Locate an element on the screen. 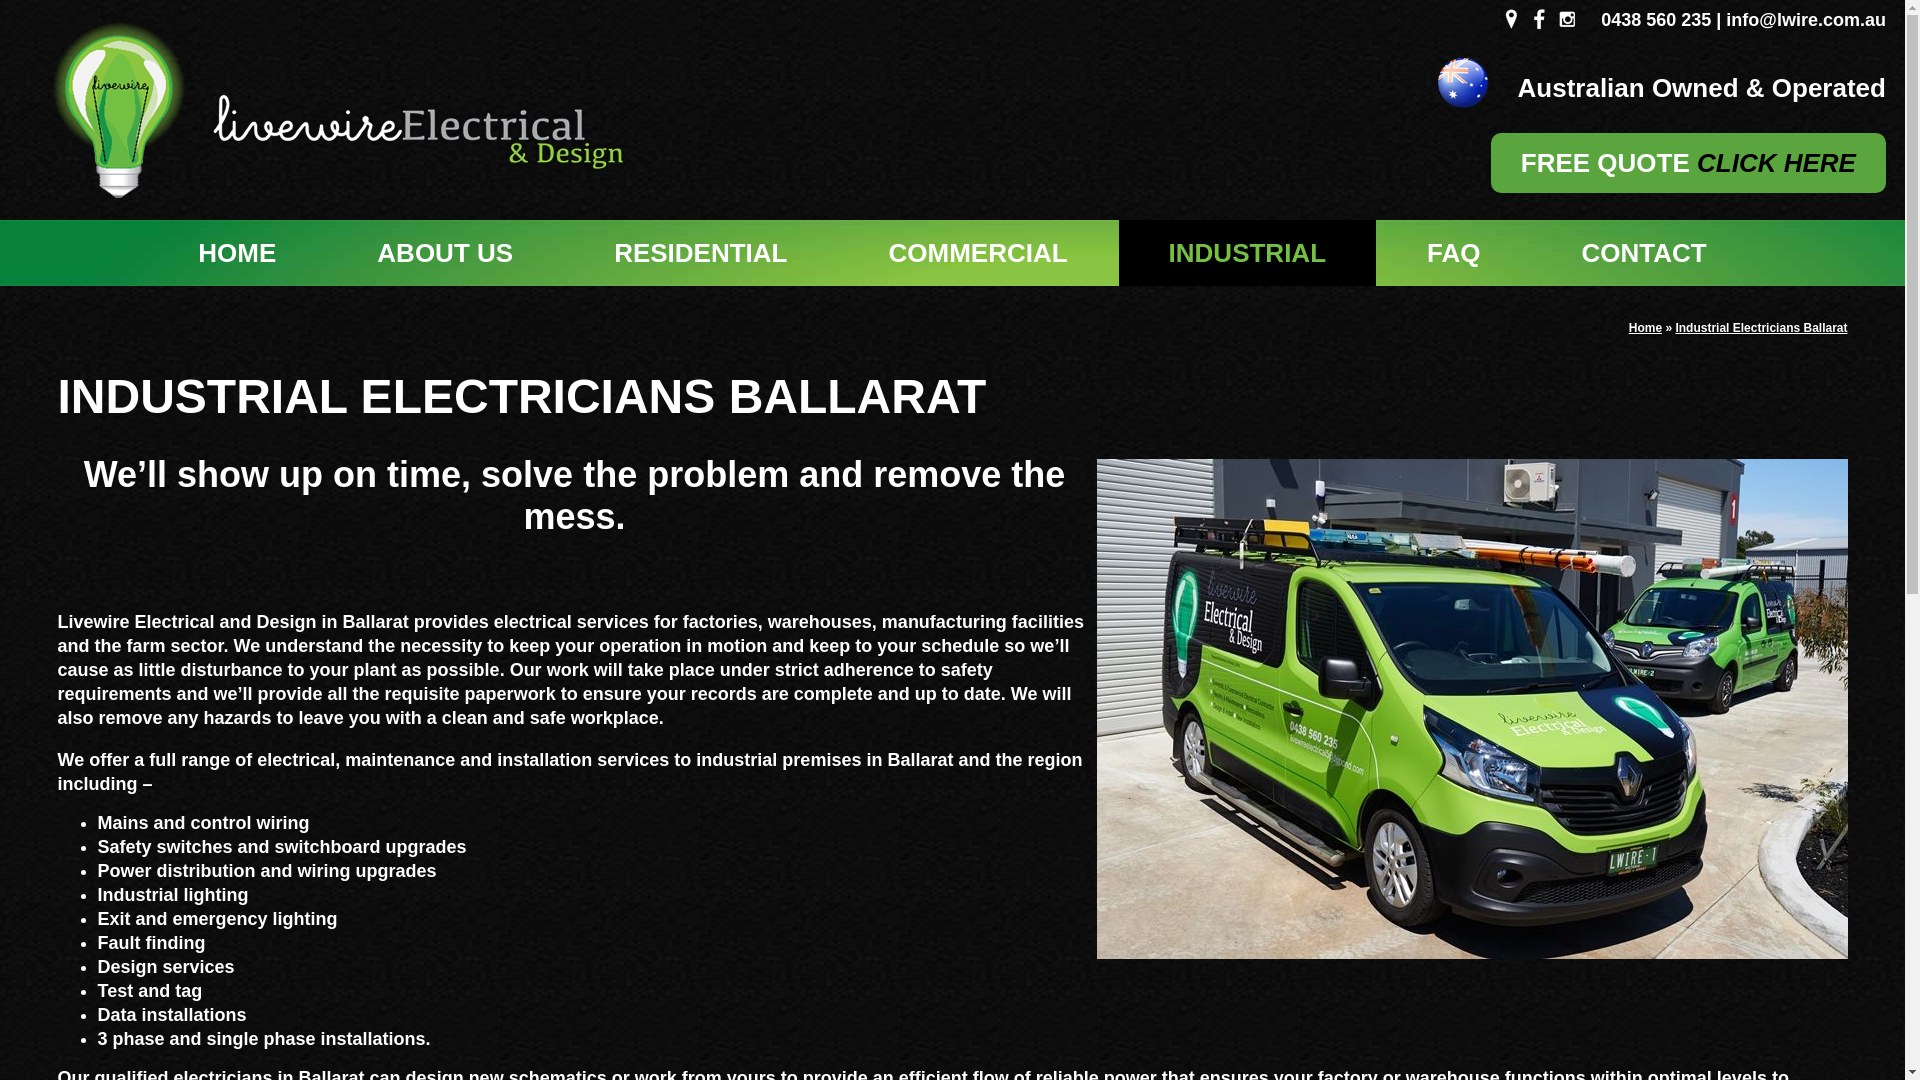 Image resolution: width=1920 pixels, height=1080 pixels. 'View our Instagram Gallery' is located at coordinates (1565, 19).